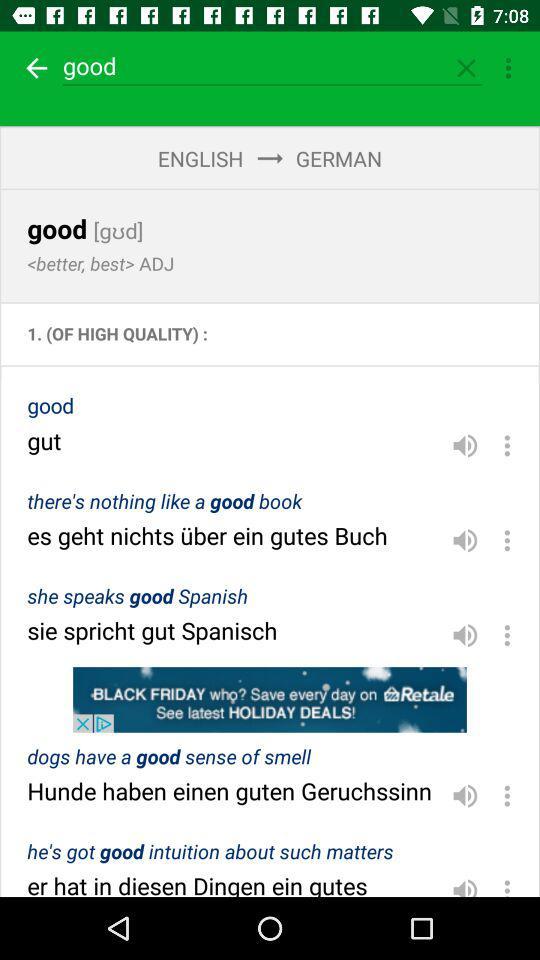 Image resolution: width=540 pixels, height=960 pixels. Describe the element at coordinates (465, 634) in the screenshot. I see `pronunciation` at that location.